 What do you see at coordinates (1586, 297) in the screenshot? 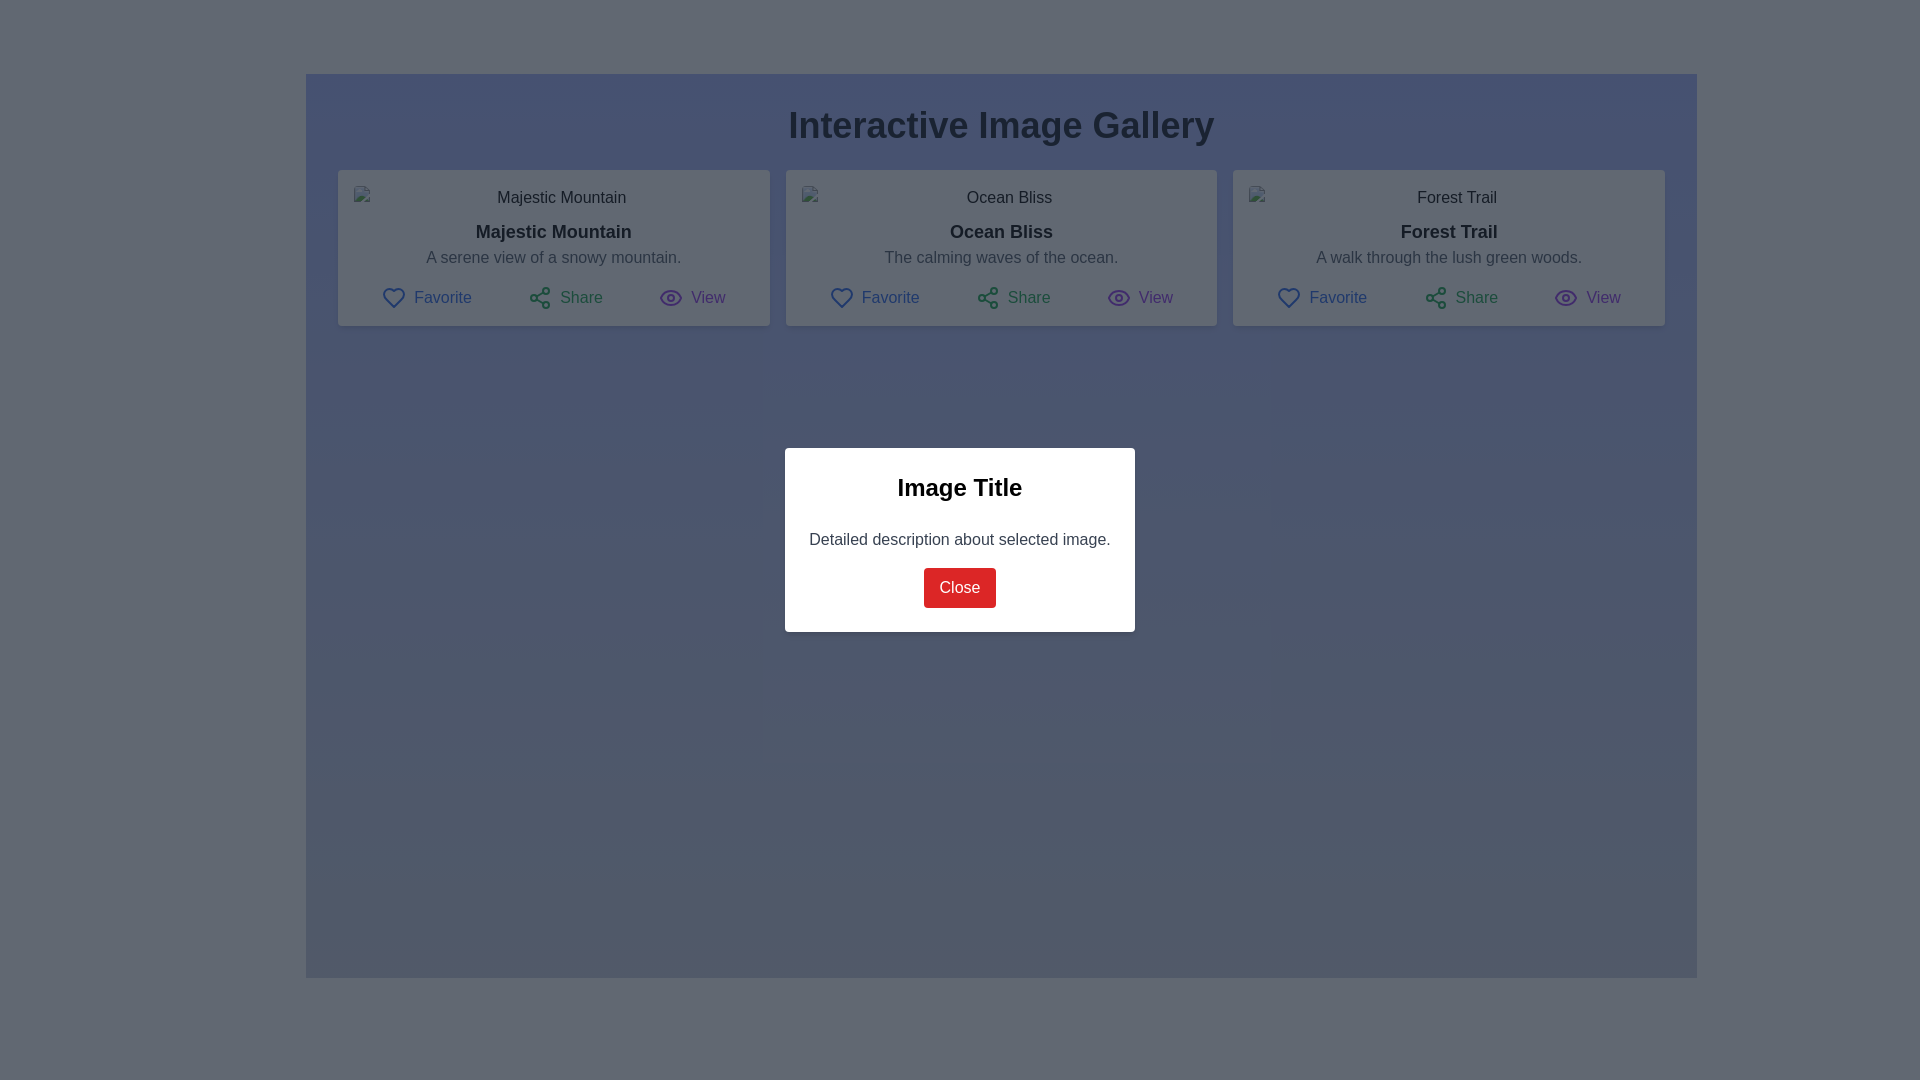
I see `the third interactive button in the row of actions below the 'Forest Trail' section` at bounding box center [1586, 297].